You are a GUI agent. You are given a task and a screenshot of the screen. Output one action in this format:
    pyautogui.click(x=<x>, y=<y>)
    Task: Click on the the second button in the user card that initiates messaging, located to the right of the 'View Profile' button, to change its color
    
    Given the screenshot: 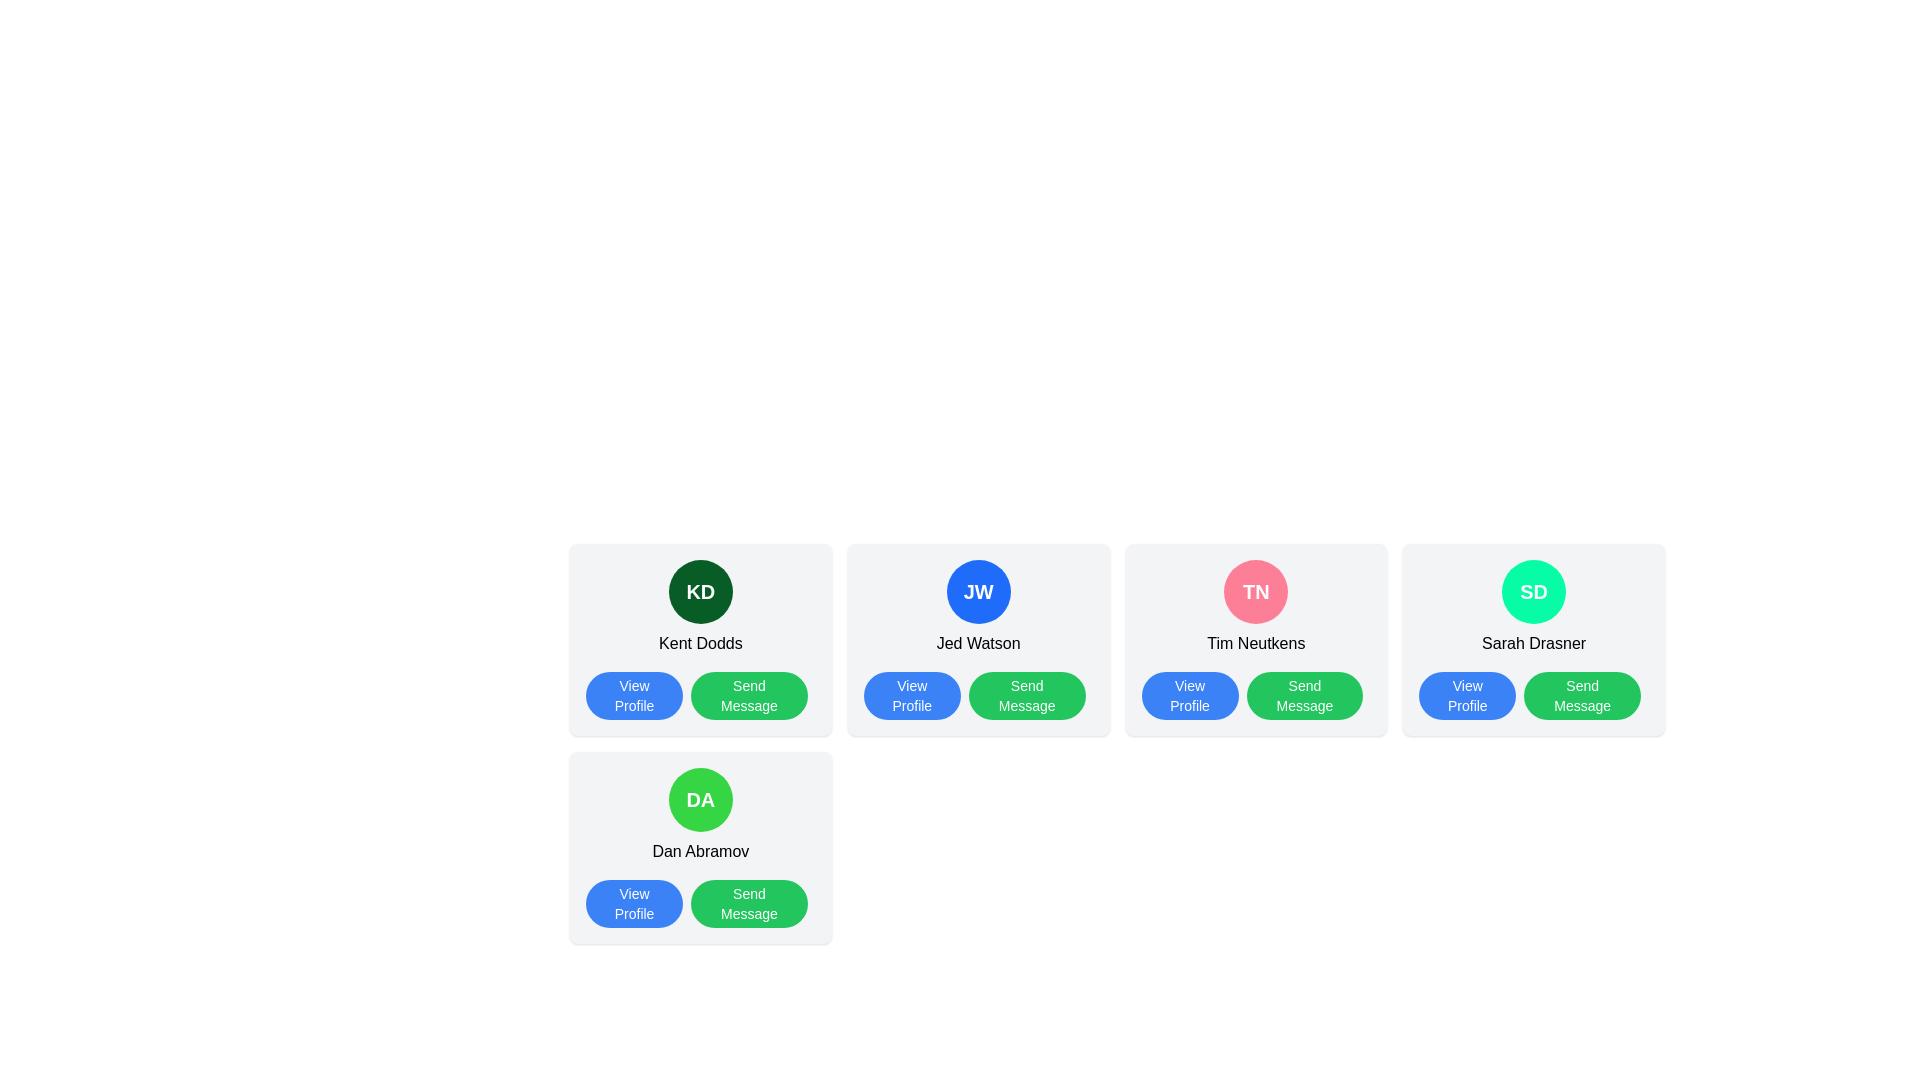 What is the action you would take?
    pyautogui.click(x=1581, y=694)
    